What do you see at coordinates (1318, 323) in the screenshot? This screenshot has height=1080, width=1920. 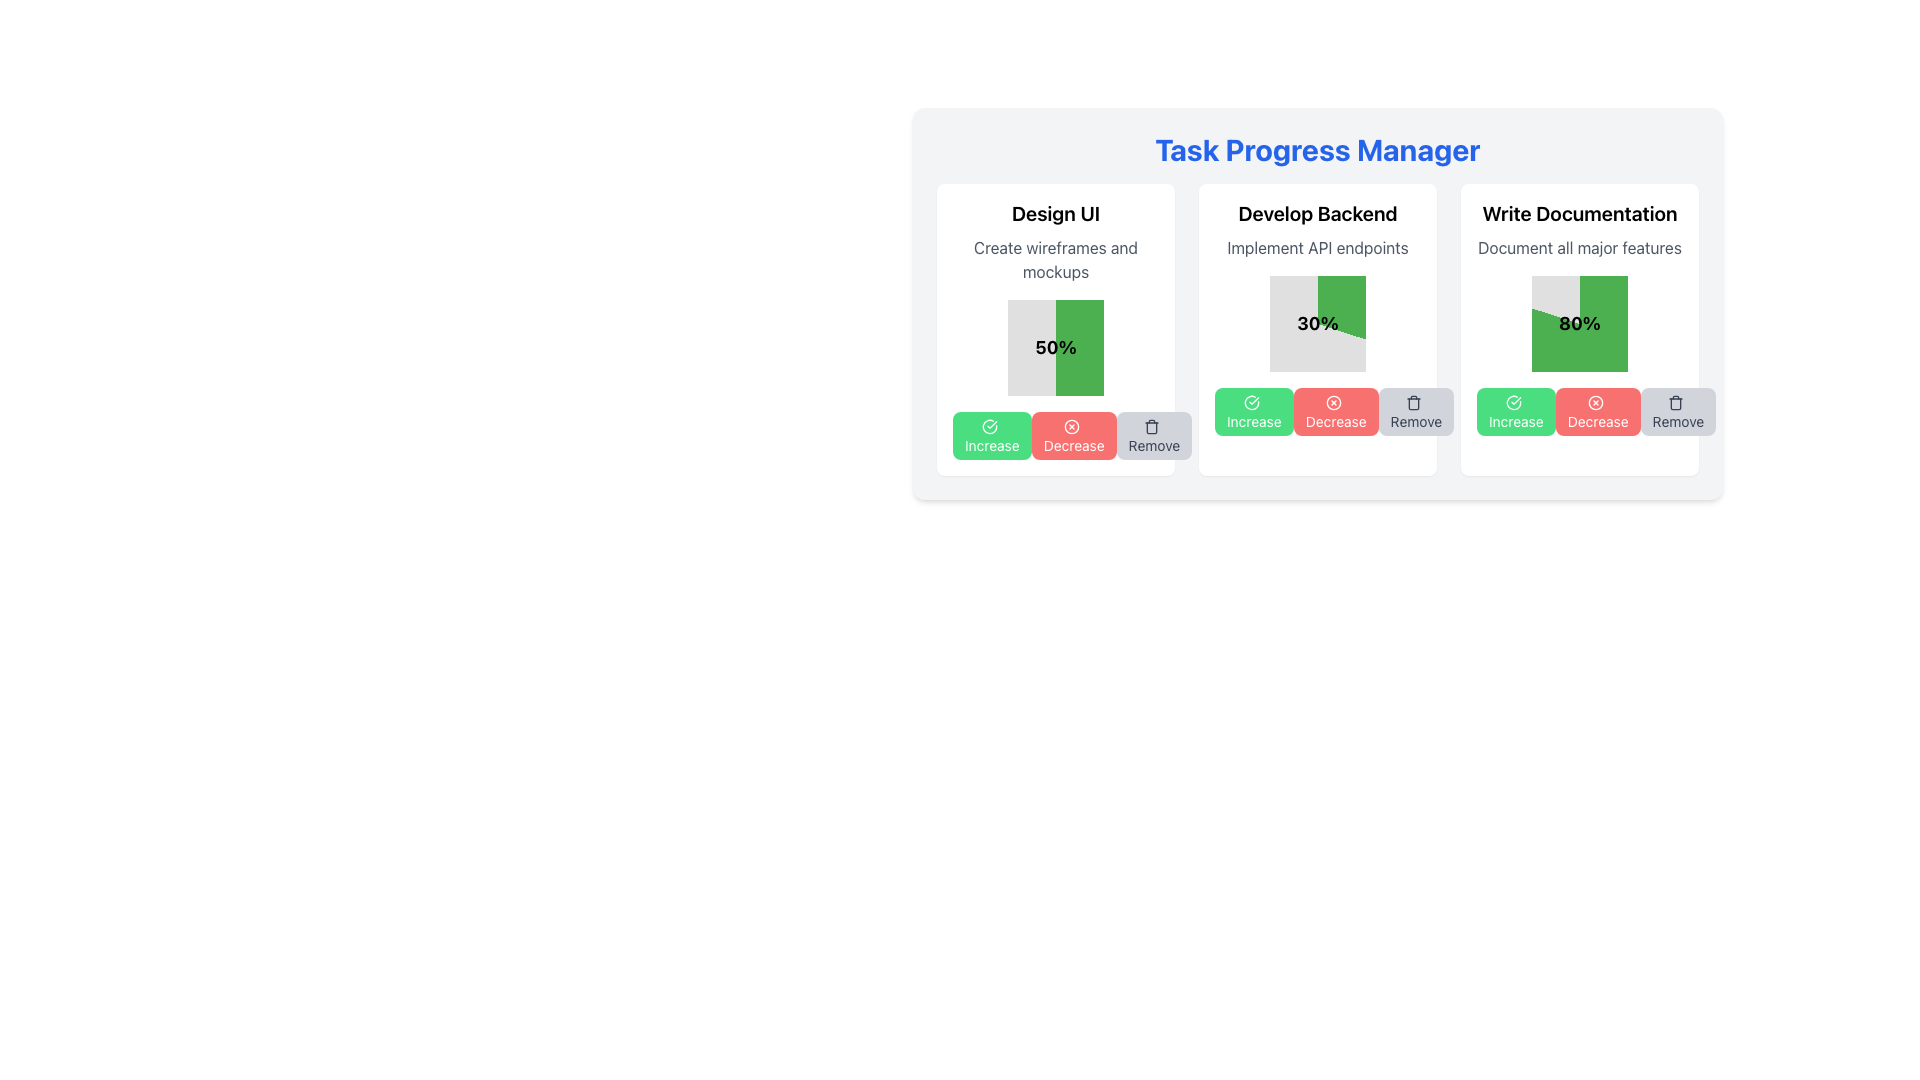 I see `the bold text displaying '30%' which is centered within the square progress chart of the 'Develop Backend' card in the 'Task Progress Manager' dashboard` at bounding box center [1318, 323].